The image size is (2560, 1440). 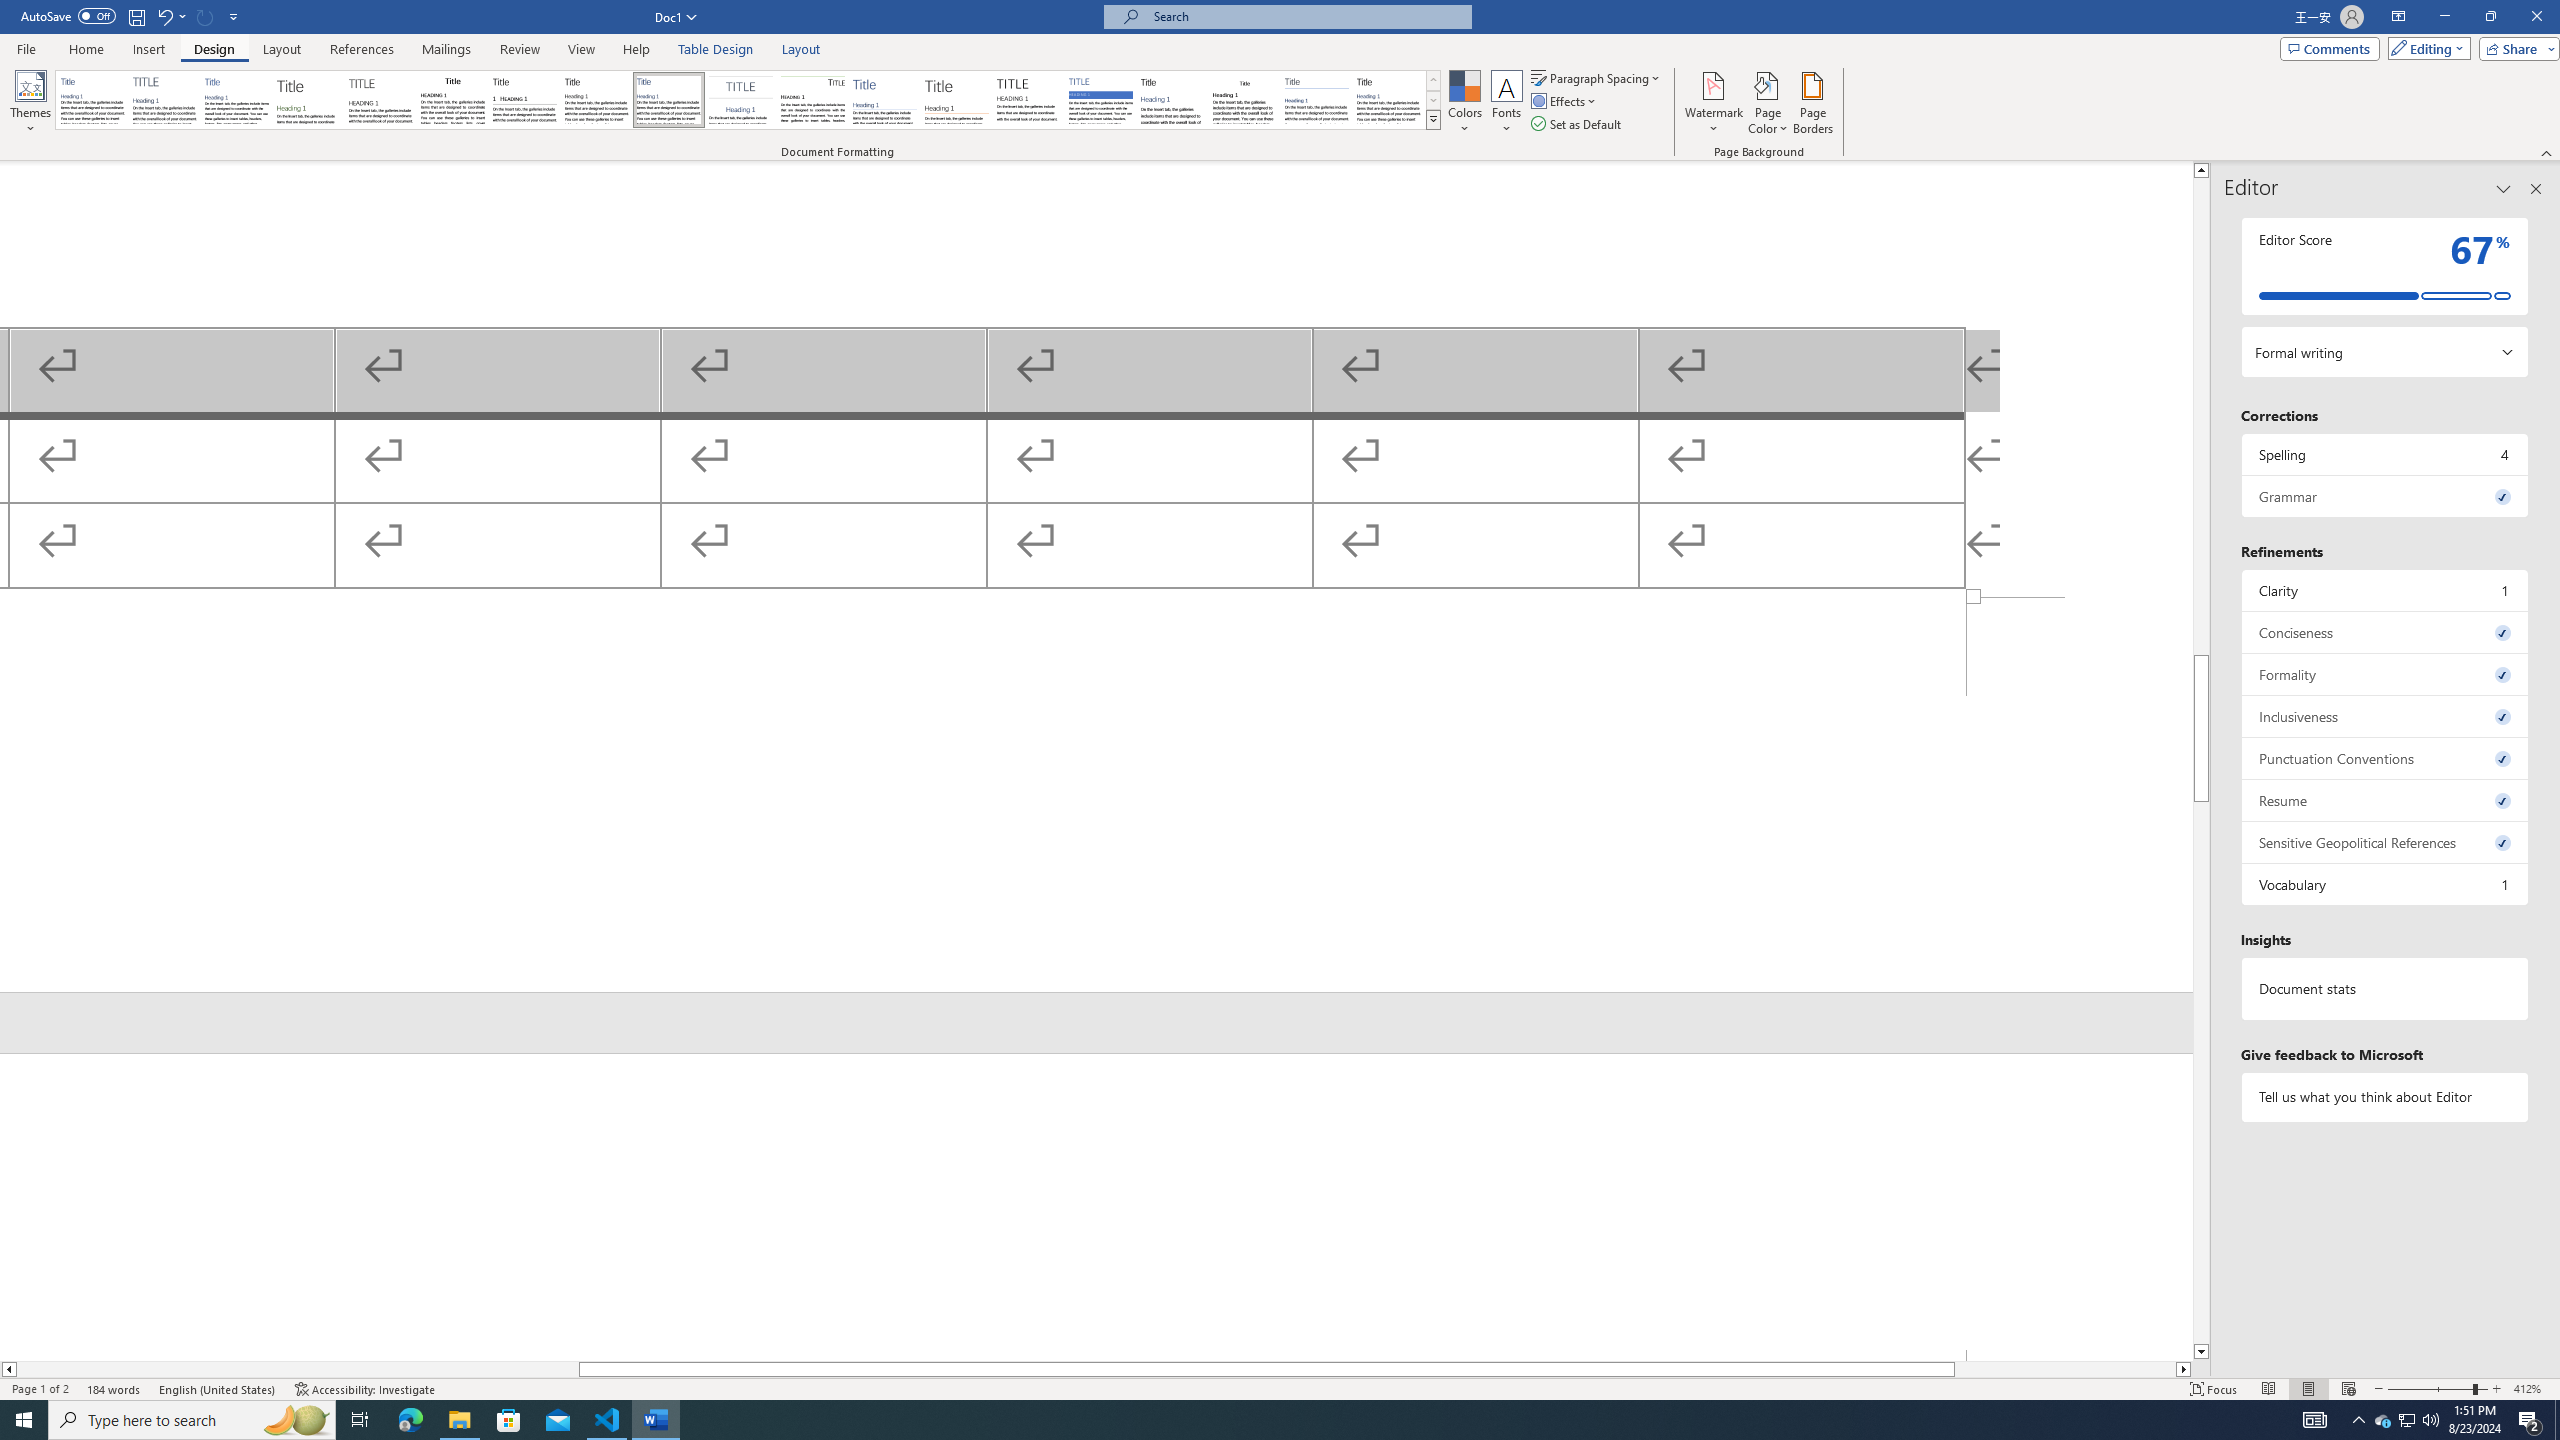 What do you see at coordinates (1712, 103) in the screenshot?
I see `'Watermark'` at bounding box center [1712, 103].